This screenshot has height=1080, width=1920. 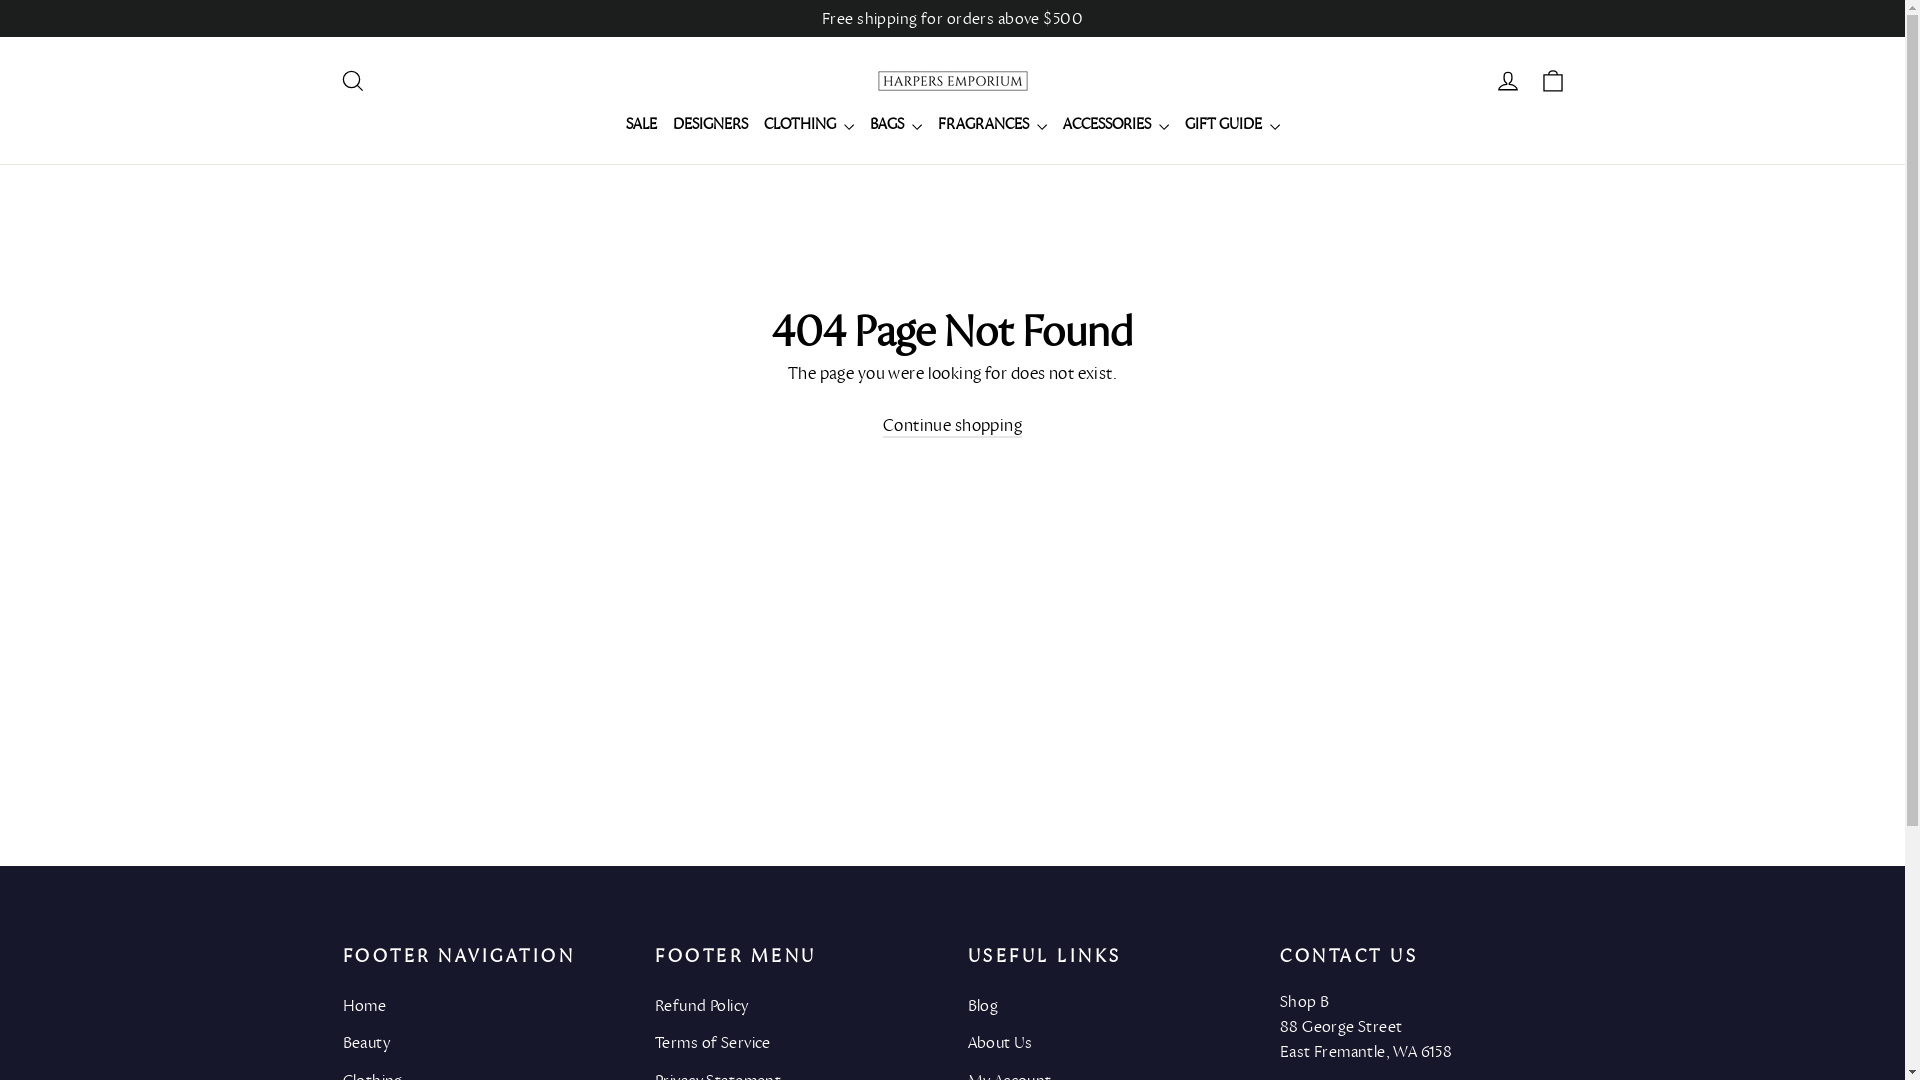 What do you see at coordinates (951, 425) in the screenshot?
I see `'Continue shopping'` at bounding box center [951, 425].